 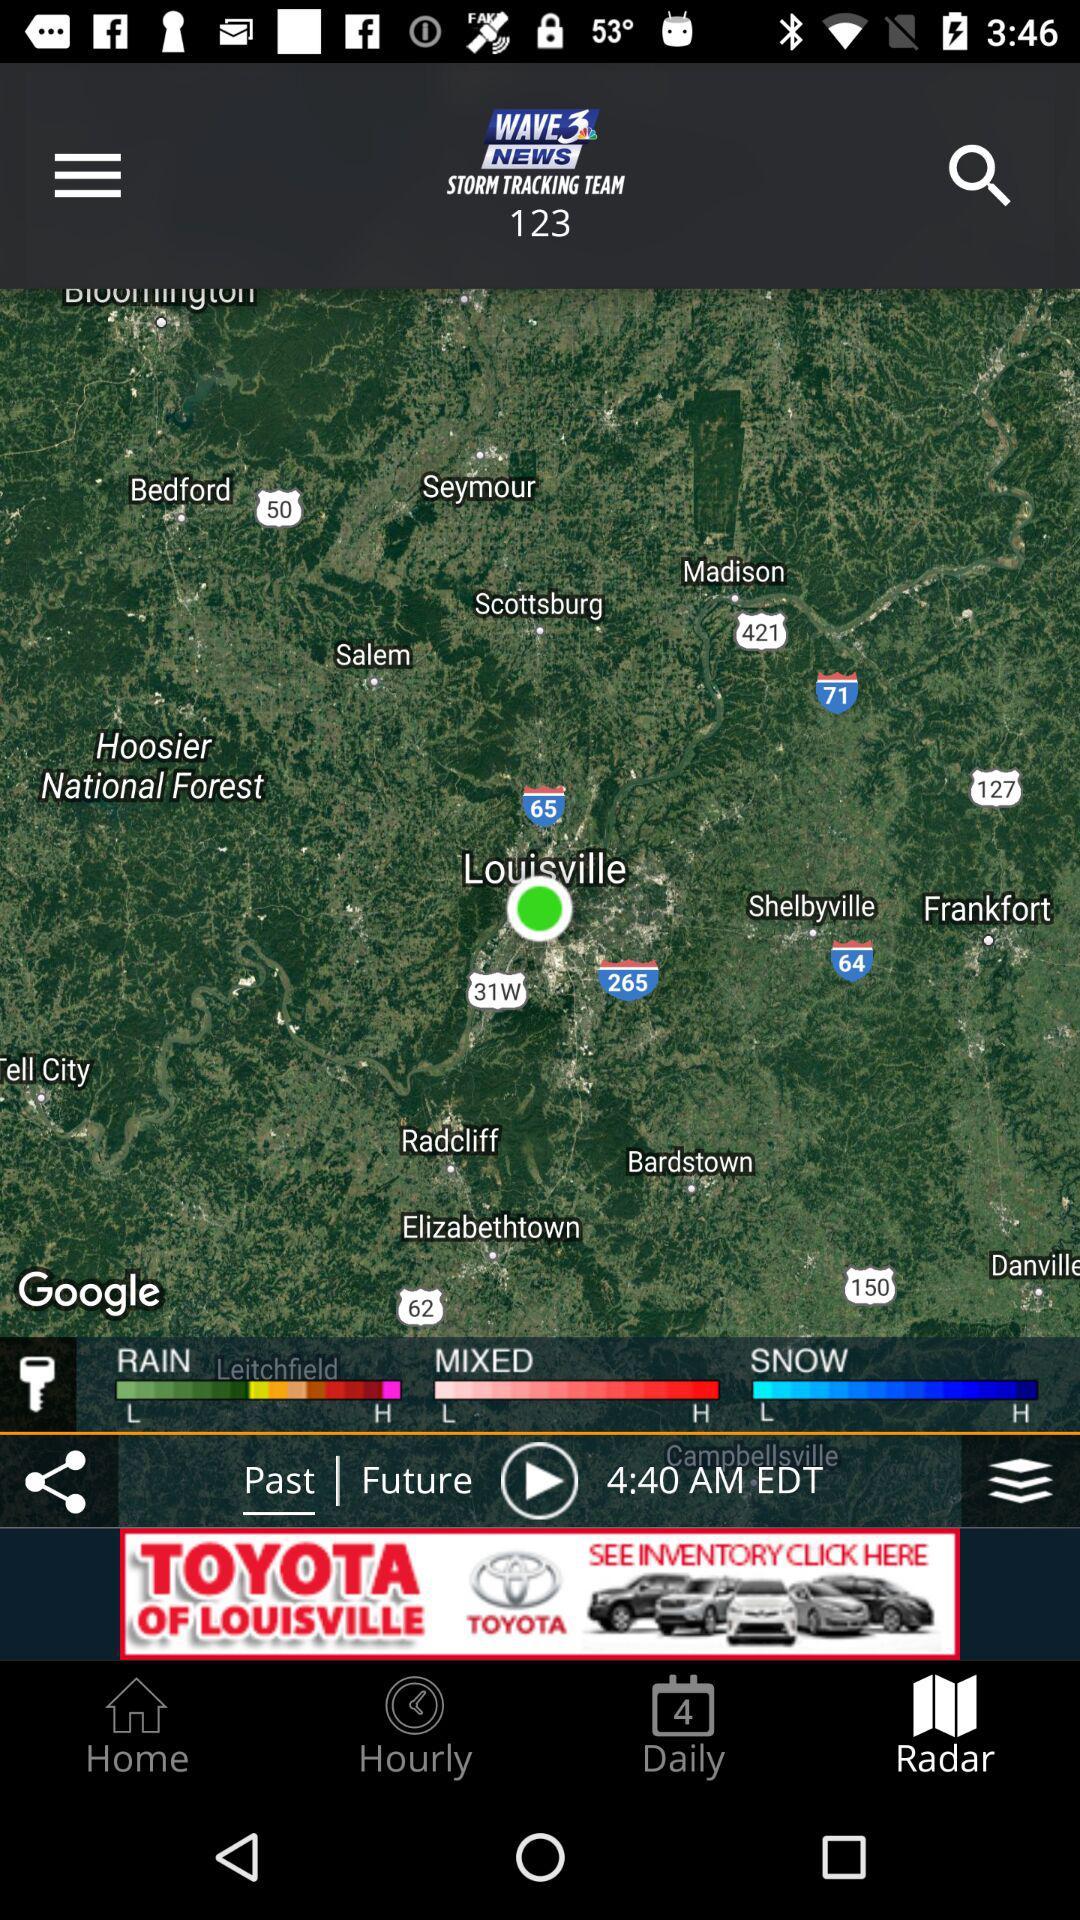 I want to click on the icon next to daily, so click(x=413, y=1726).